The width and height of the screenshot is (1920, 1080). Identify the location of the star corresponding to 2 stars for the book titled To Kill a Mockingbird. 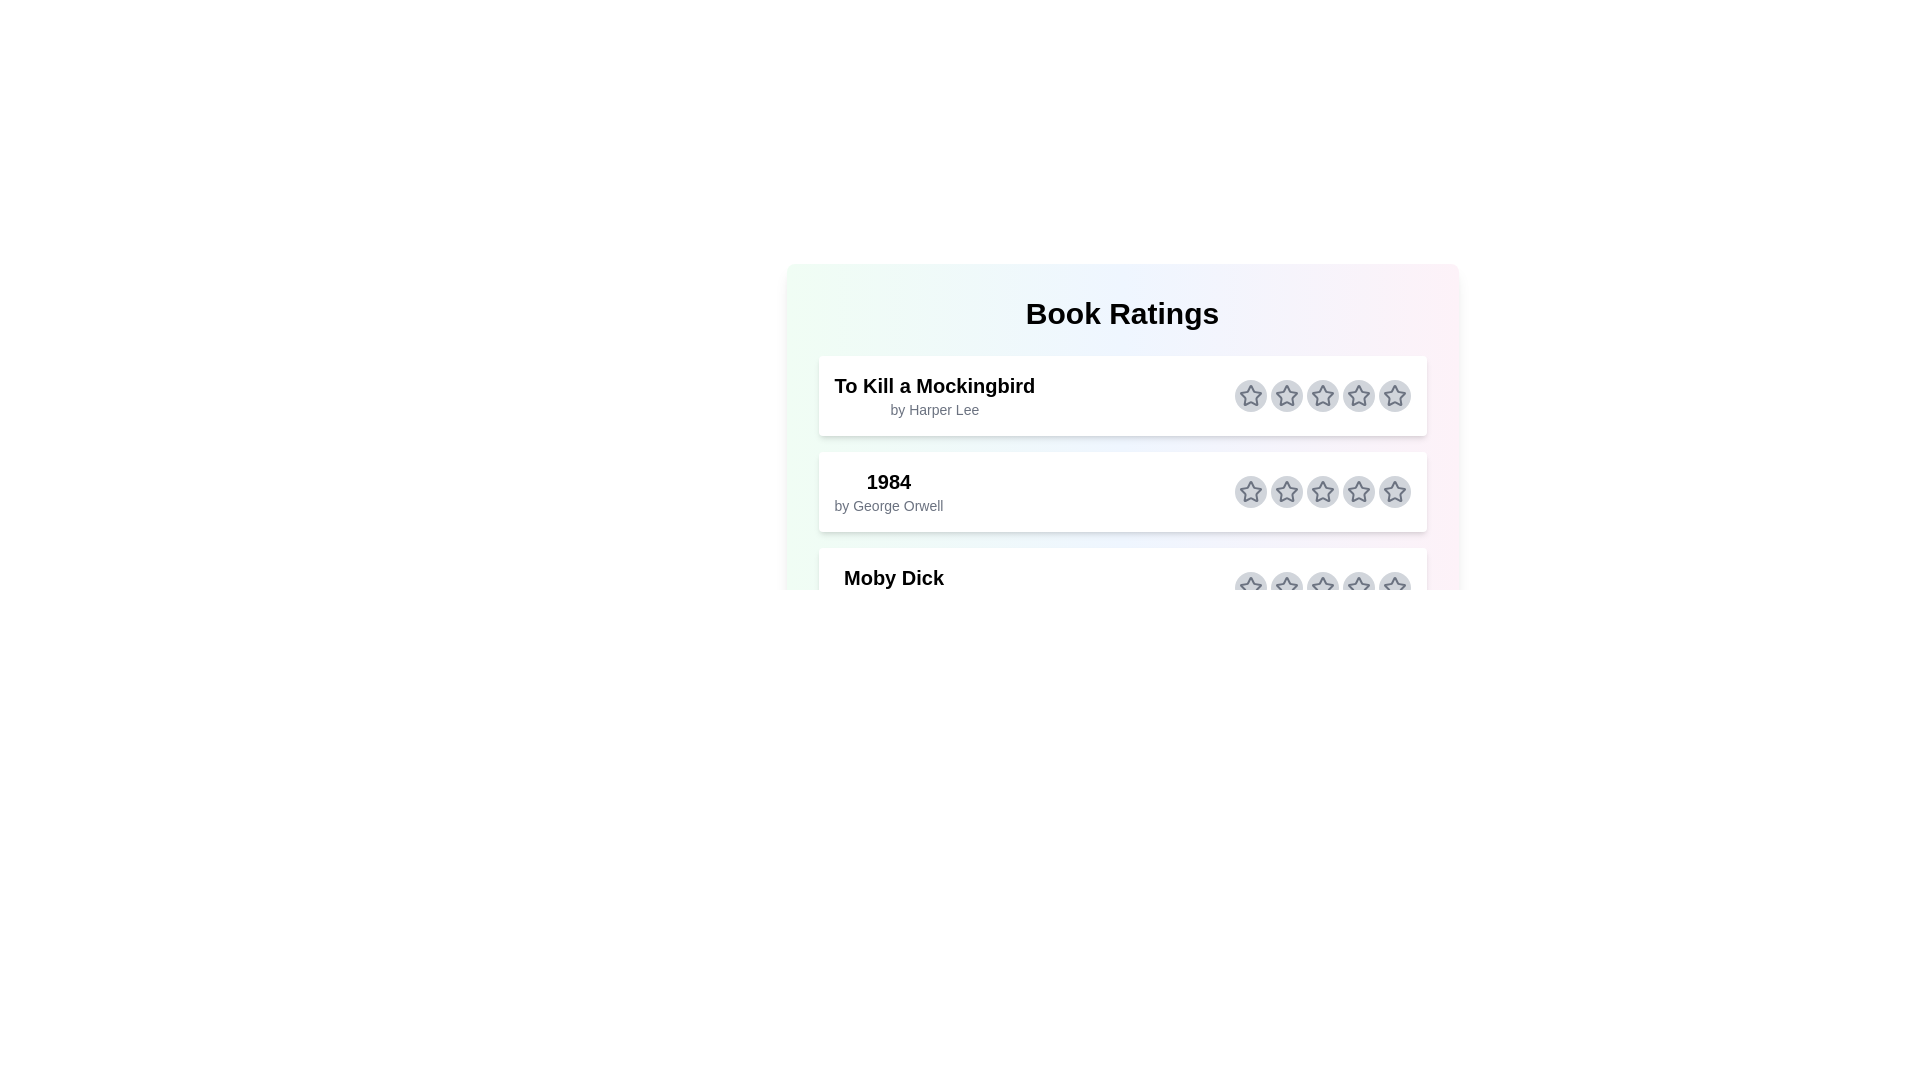
(1286, 396).